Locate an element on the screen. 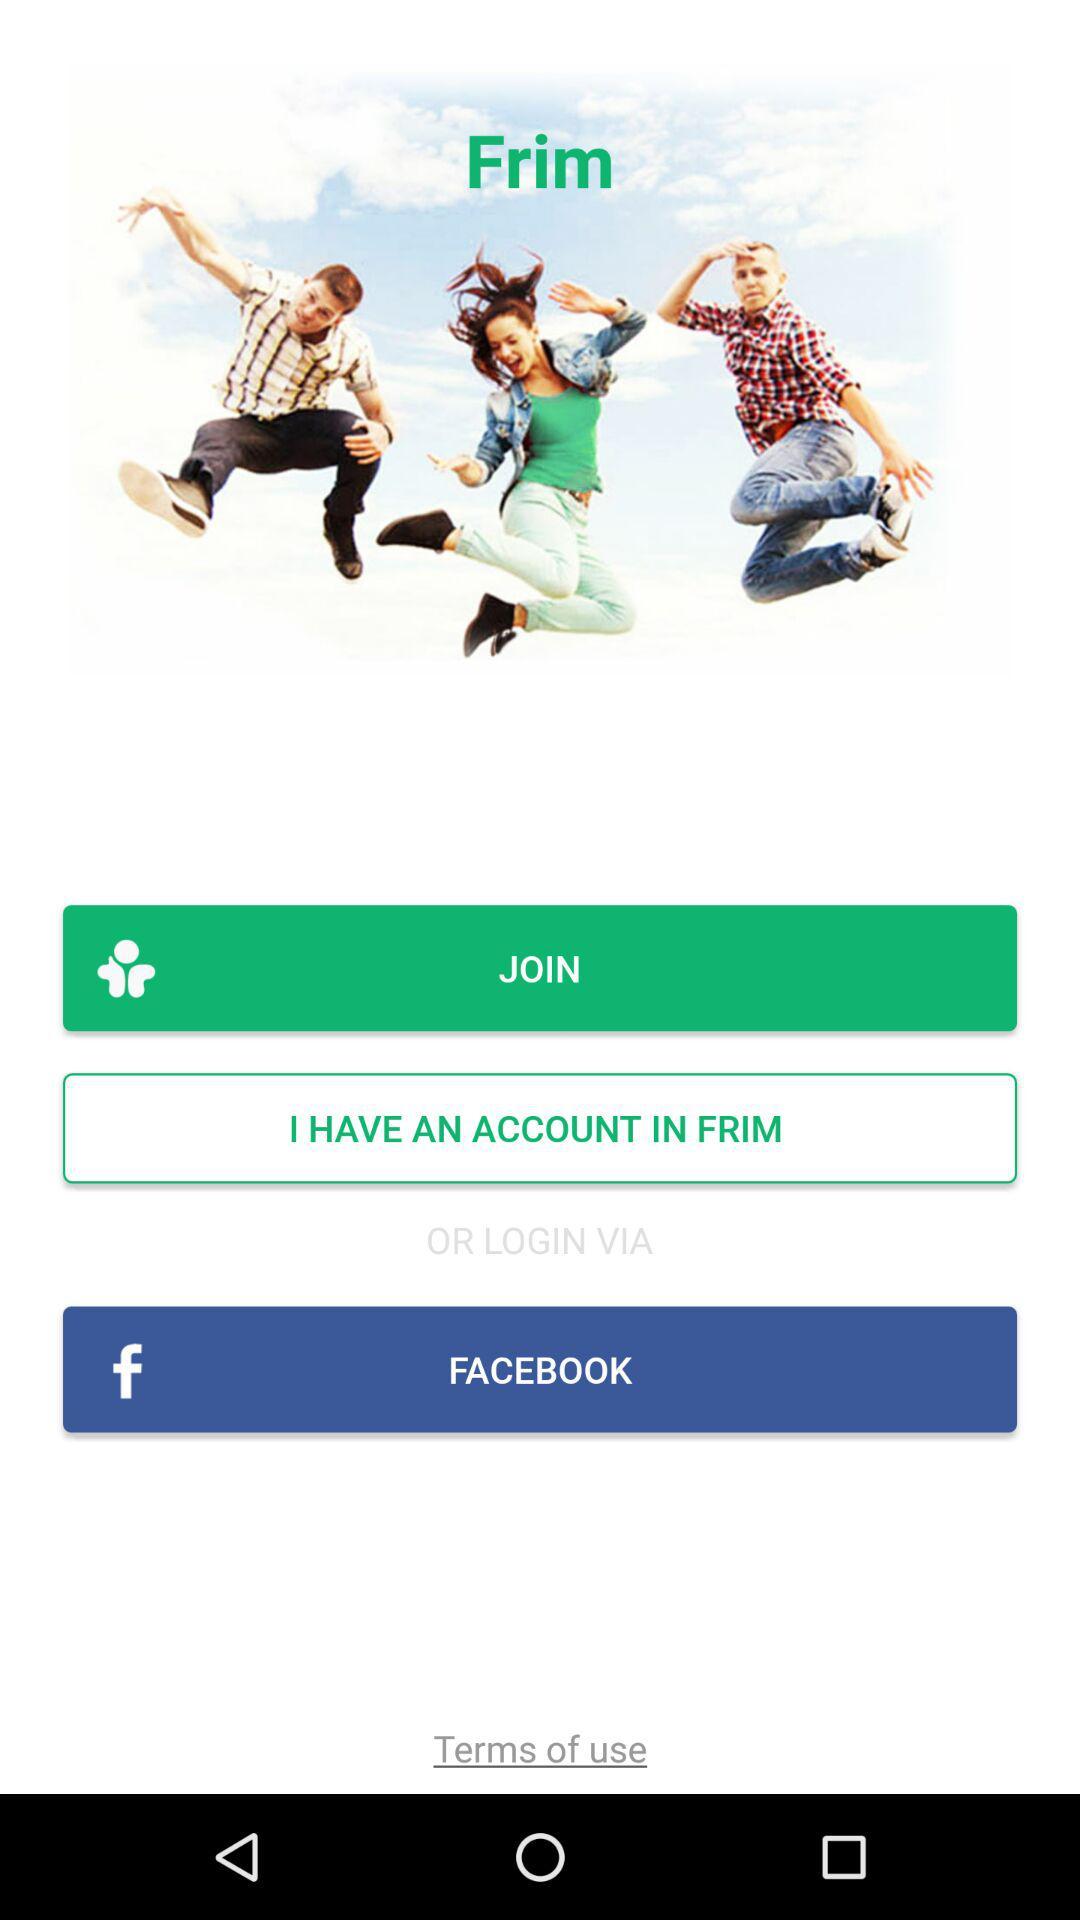 This screenshot has height=1920, width=1080. icon above i have an item is located at coordinates (540, 968).